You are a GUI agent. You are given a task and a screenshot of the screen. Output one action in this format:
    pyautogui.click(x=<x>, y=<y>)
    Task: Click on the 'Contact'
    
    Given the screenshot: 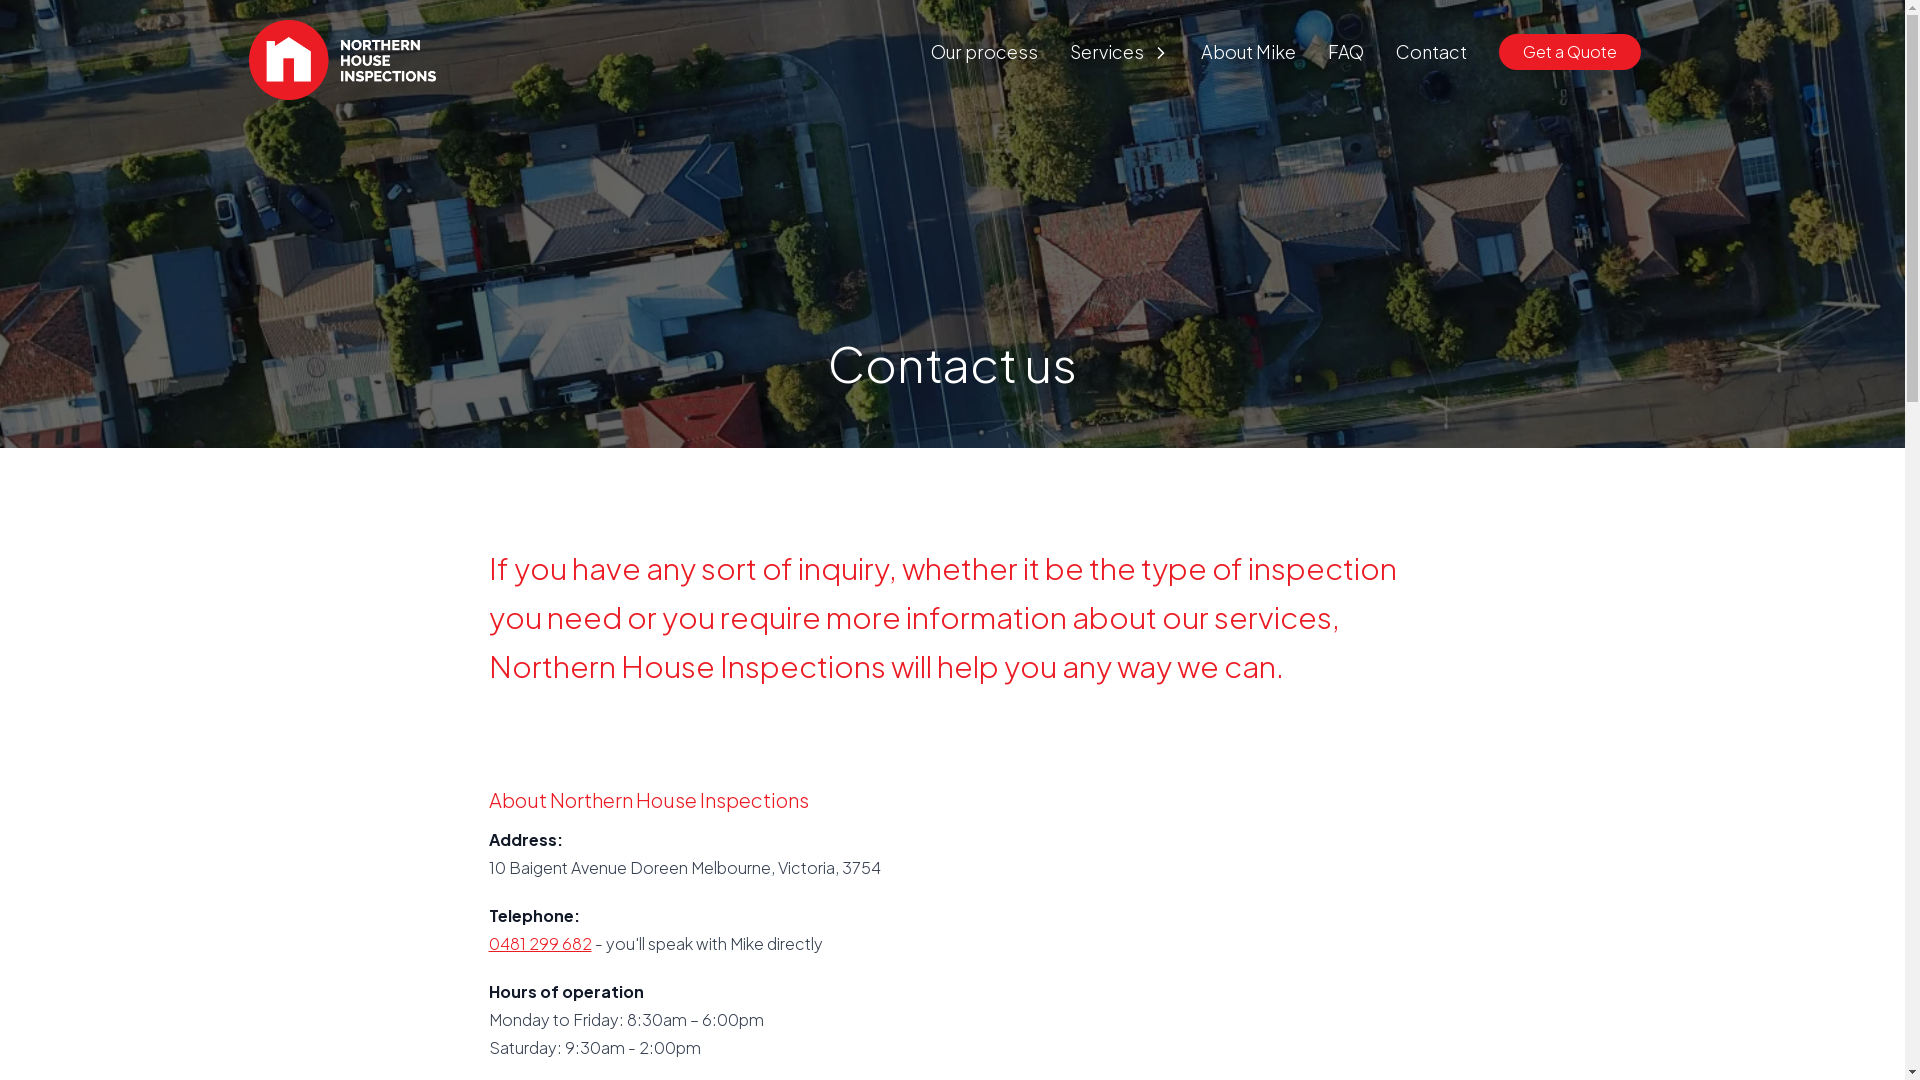 What is the action you would take?
    pyautogui.click(x=1430, y=51)
    